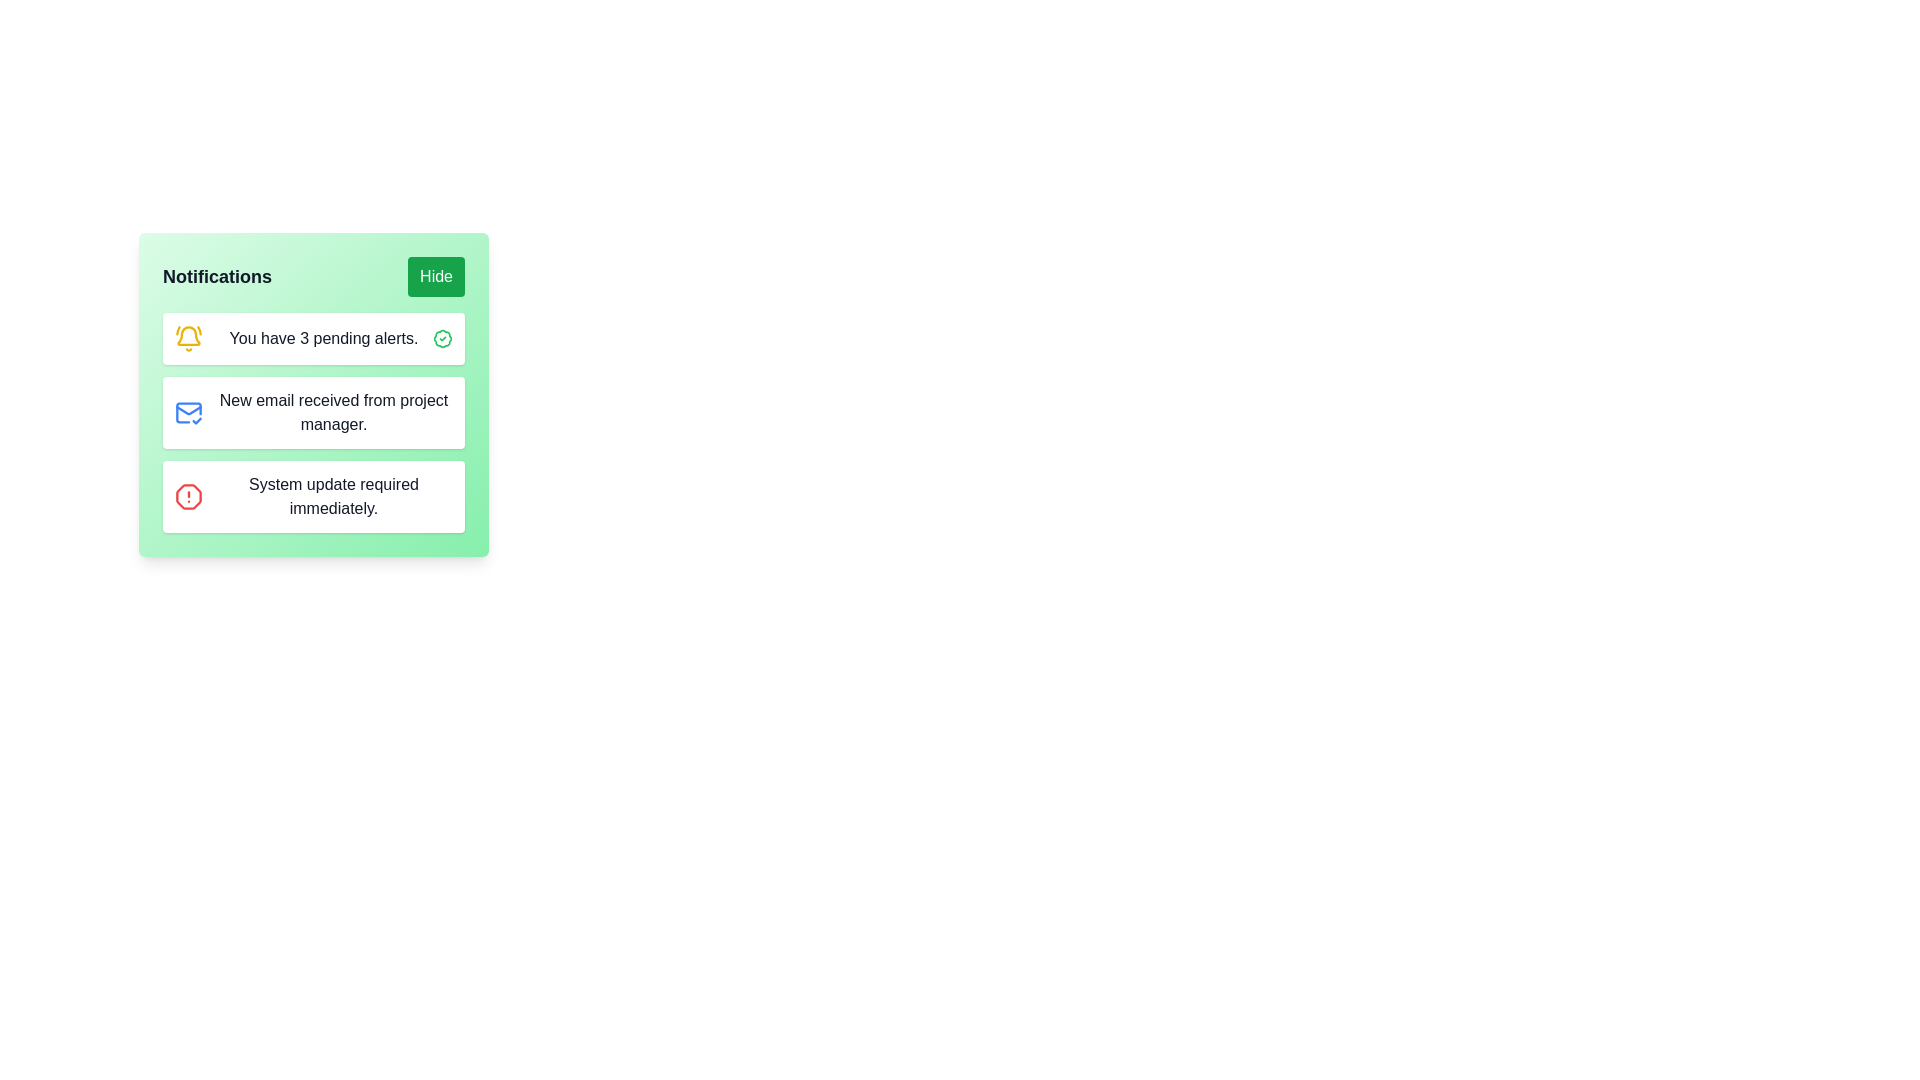  Describe the element at coordinates (188, 338) in the screenshot. I see `the bell icon located in the first notification row of the notifications dropdown, which indicates the presence of notifications or alerts, placed to the immediate left of the text 'You have 3 pending alerts.'` at that location.